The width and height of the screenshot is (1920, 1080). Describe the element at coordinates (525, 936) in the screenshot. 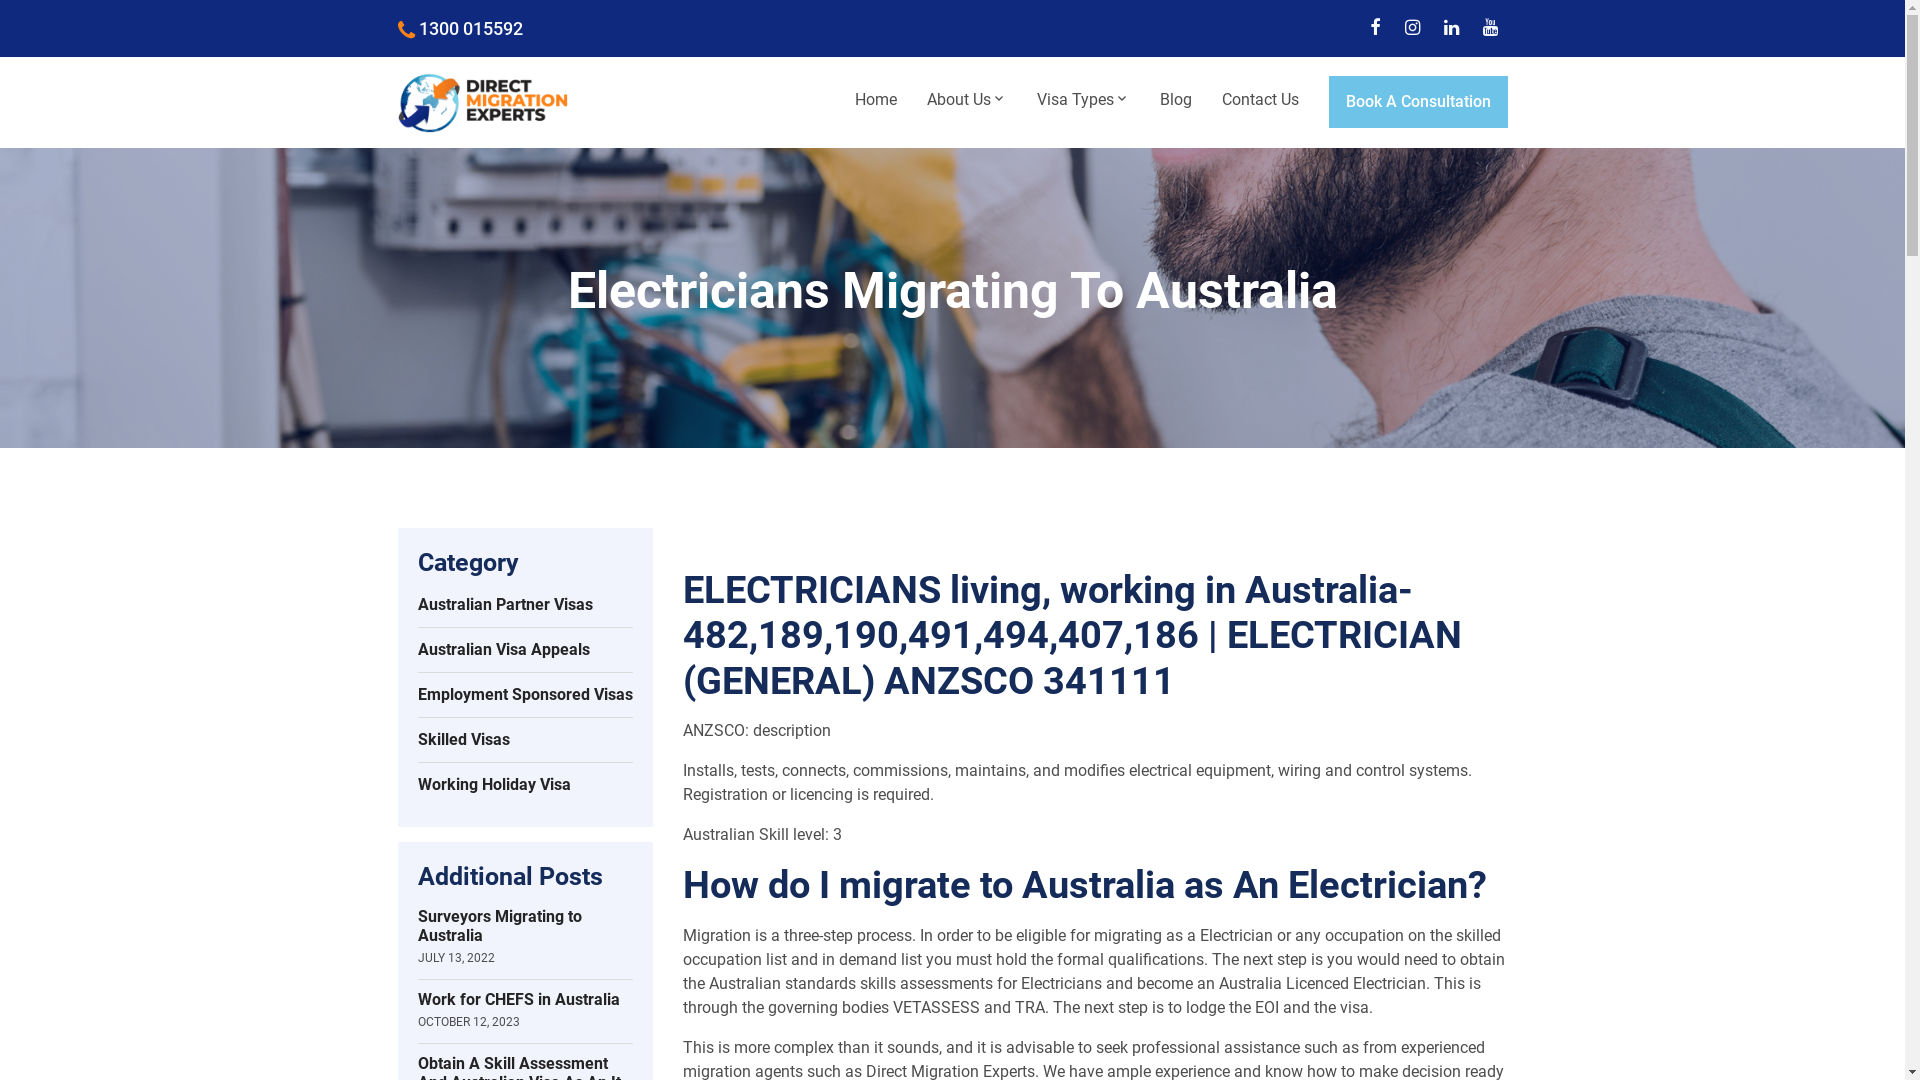

I see `'Surveyors Migrating to Australia` at that location.